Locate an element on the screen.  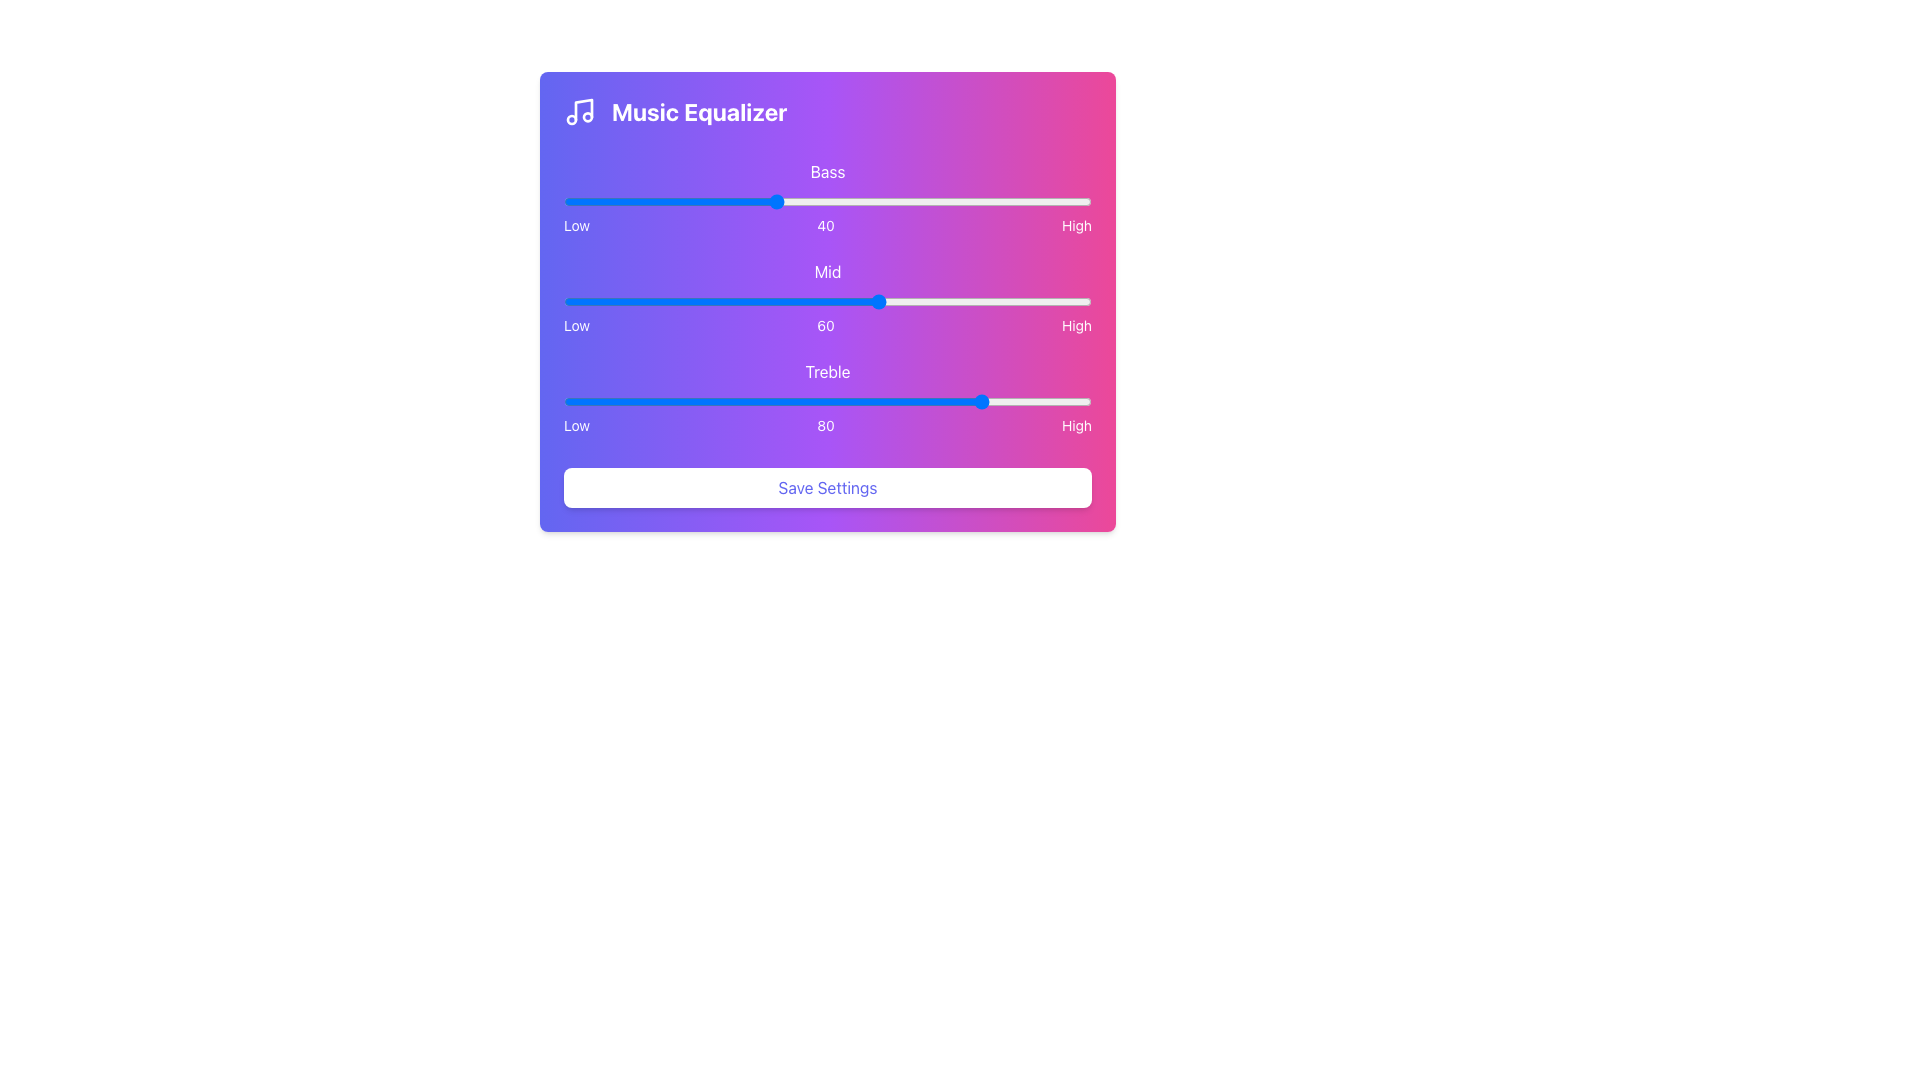
the Text label group displaying the low and high indicators for the 'Treble' slider, which shows the current value '80'. This element is located towards the bottom of the music equalizer interface, part of the third group of controls labeled 'Treble' is located at coordinates (828, 424).